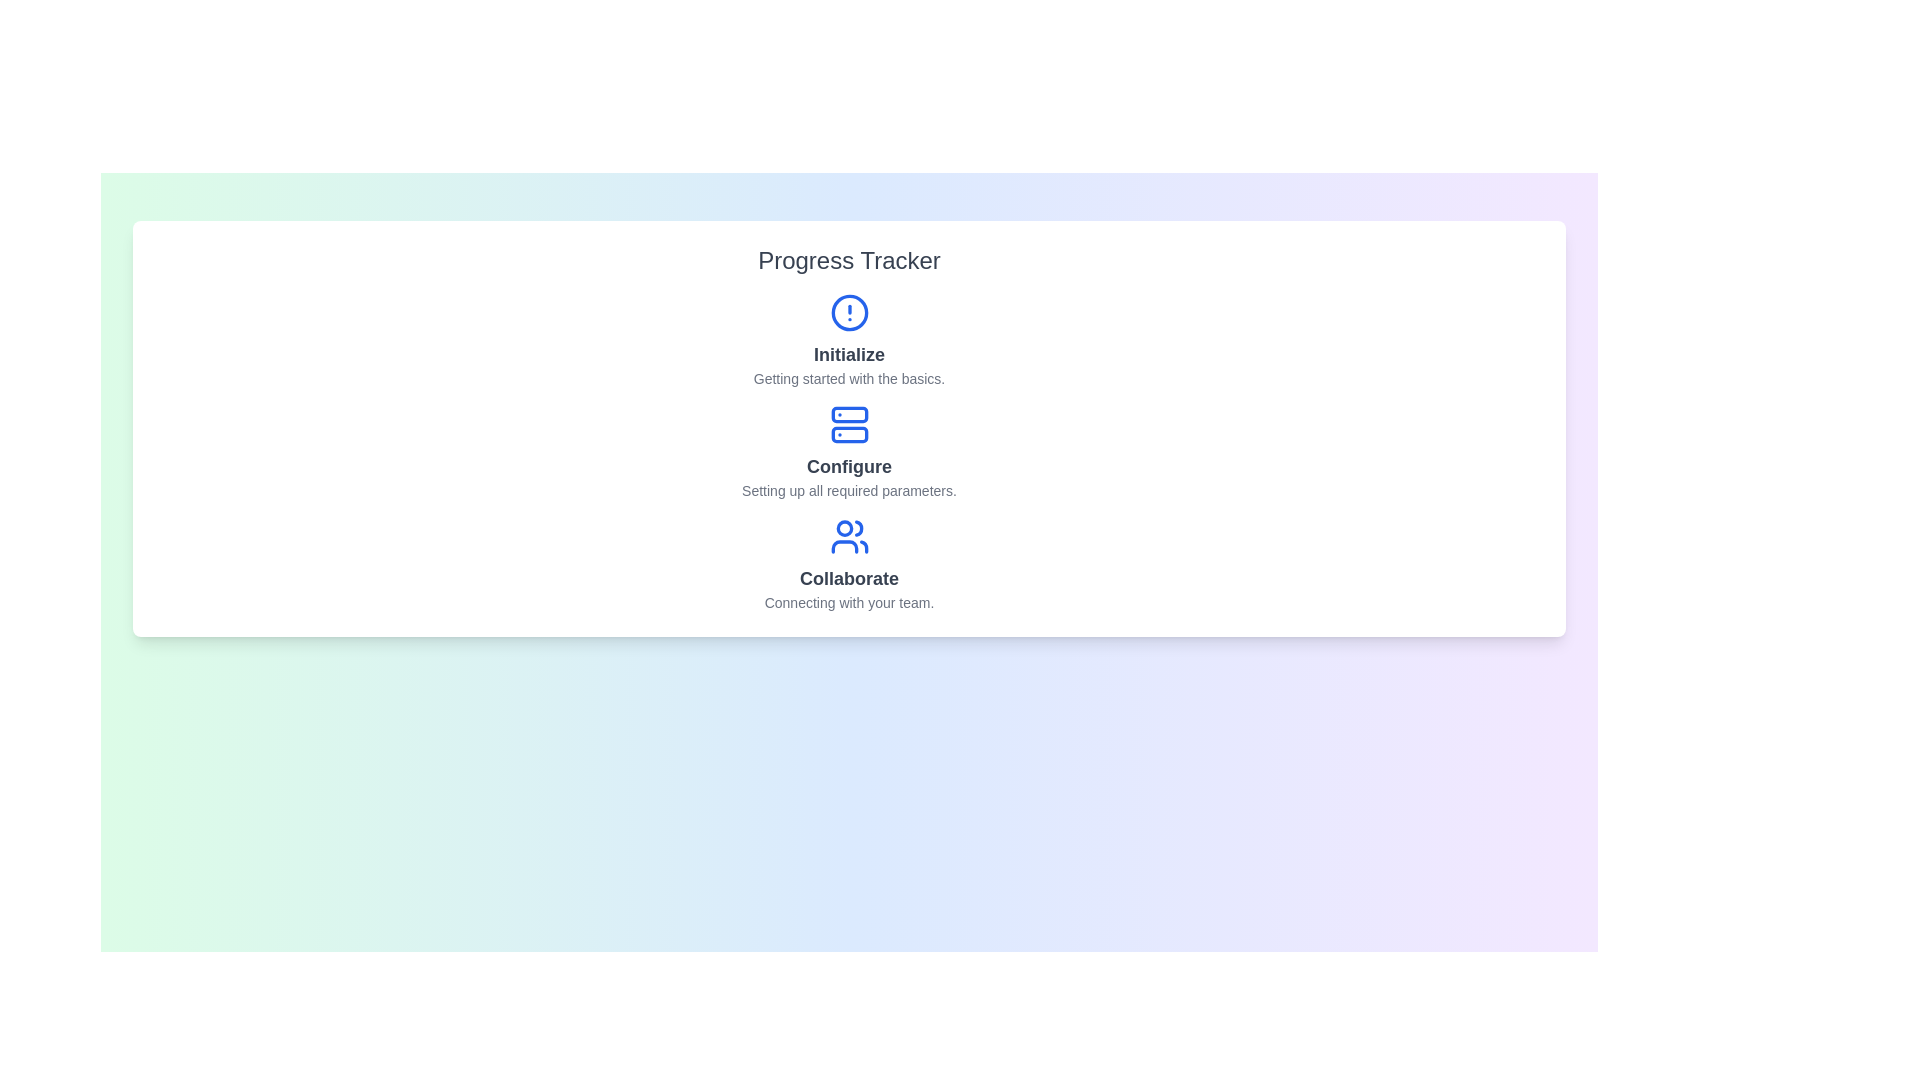 This screenshot has width=1920, height=1080. What do you see at coordinates (849, 564) in the screenshot?
I see `the step titled 'Collaborate' to view its details` at bounding box center [849, 564].